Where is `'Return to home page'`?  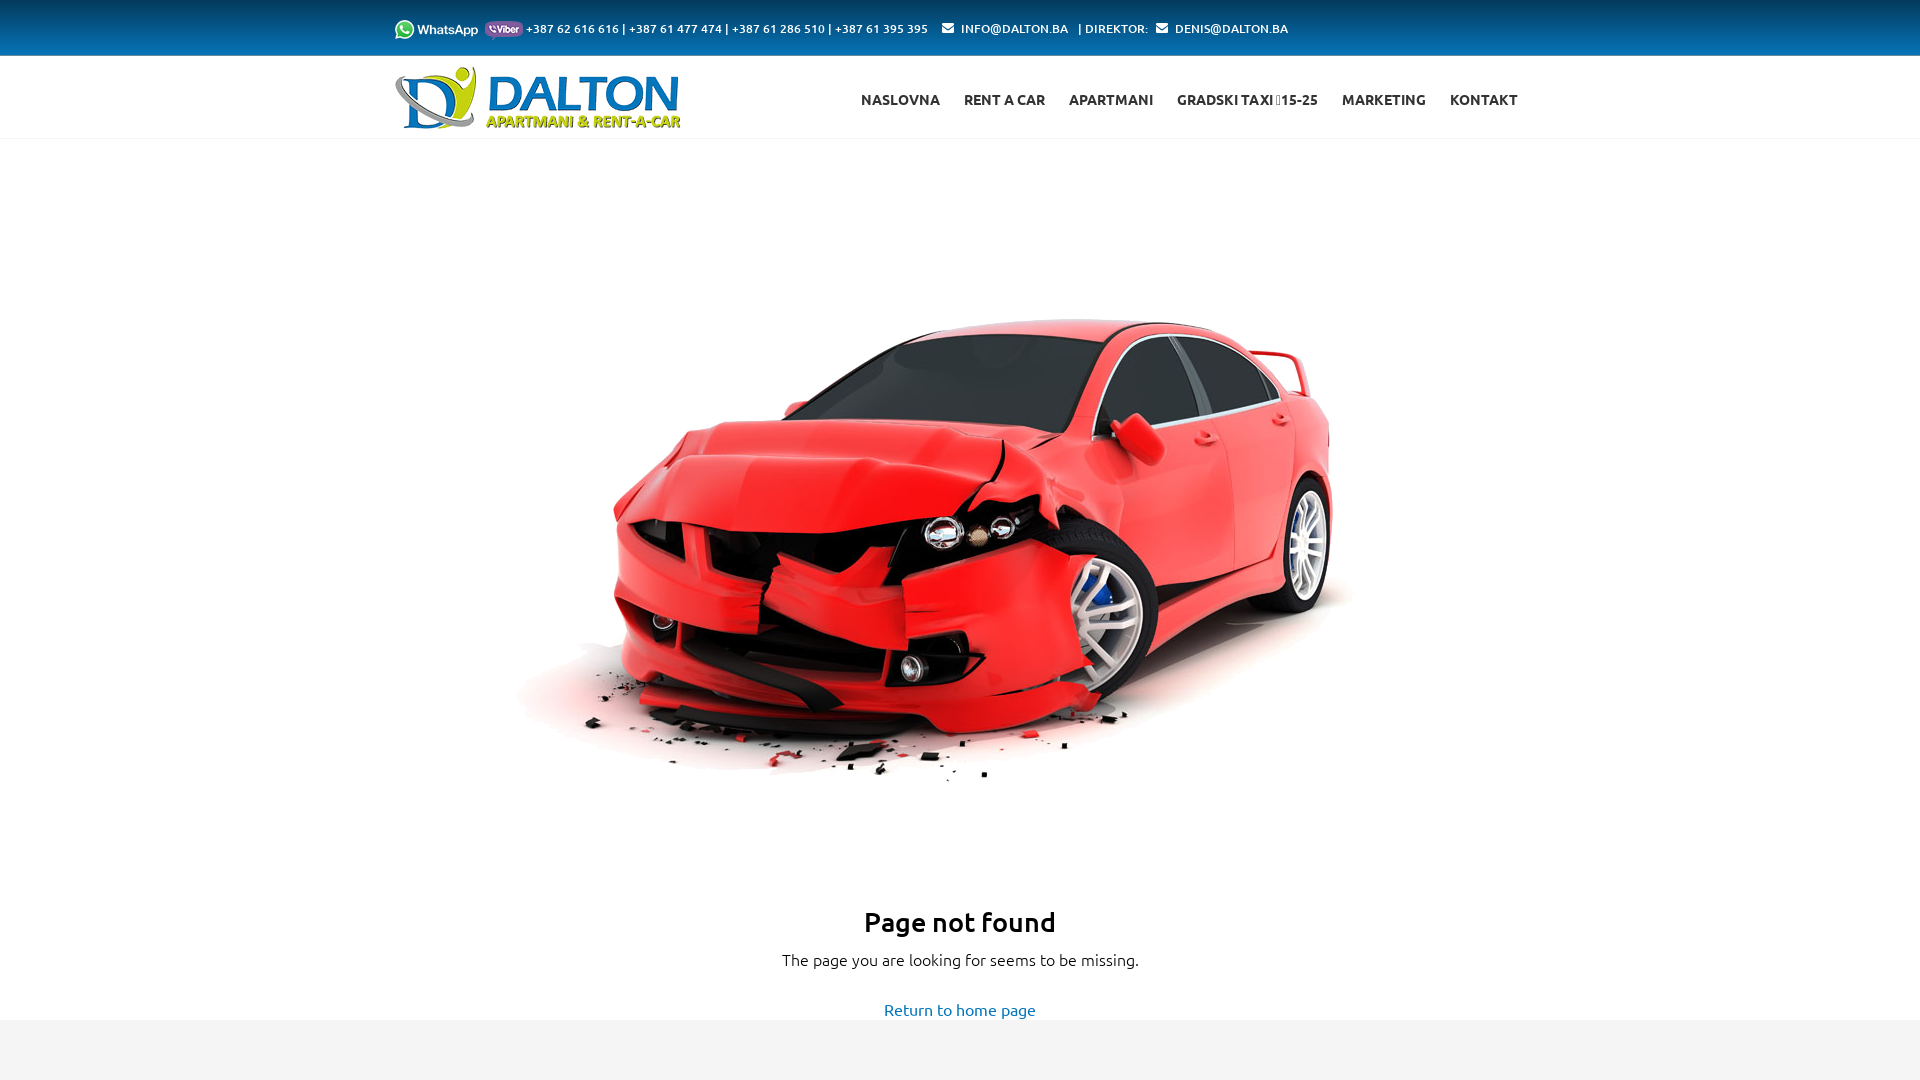
'Return to home page' is located at coordinates (960, 1009).